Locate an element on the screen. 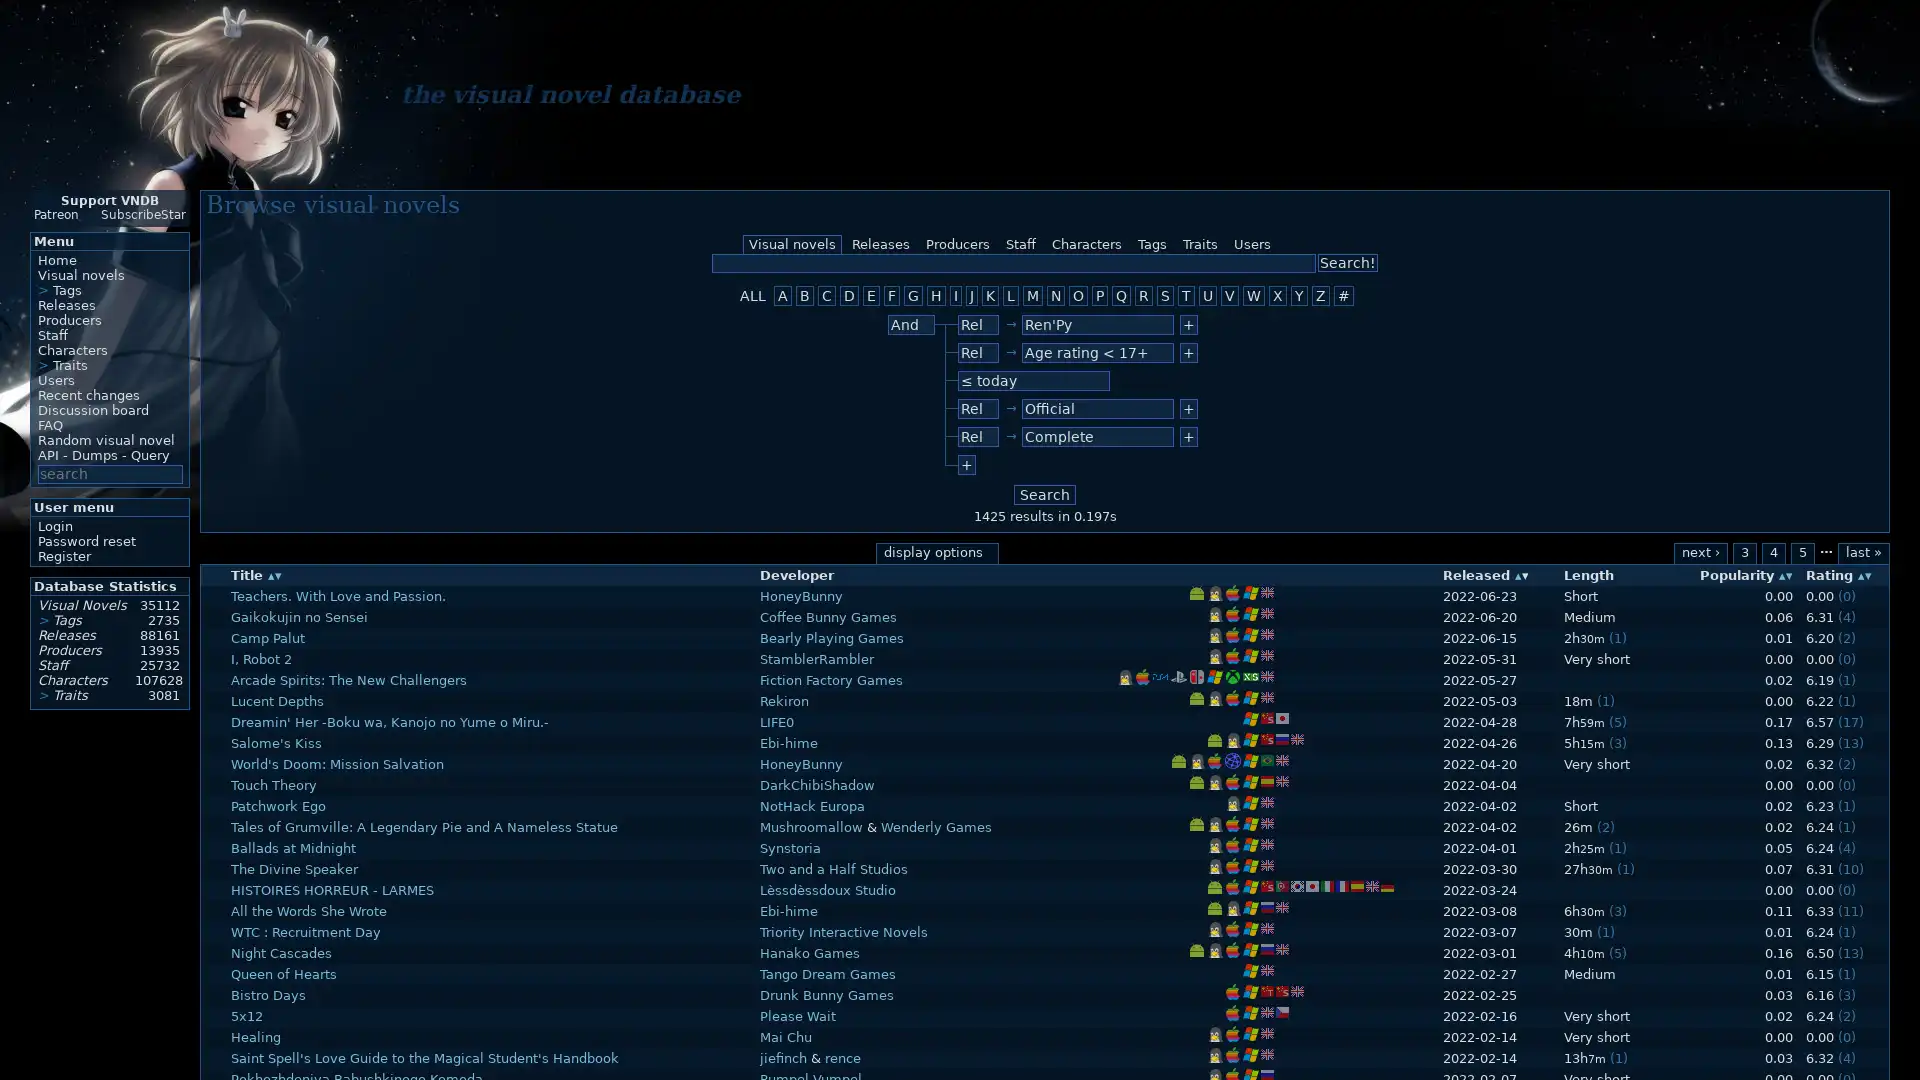 This screenshot has height=1080, width=1920. V is located at coordinates (1228, 296).